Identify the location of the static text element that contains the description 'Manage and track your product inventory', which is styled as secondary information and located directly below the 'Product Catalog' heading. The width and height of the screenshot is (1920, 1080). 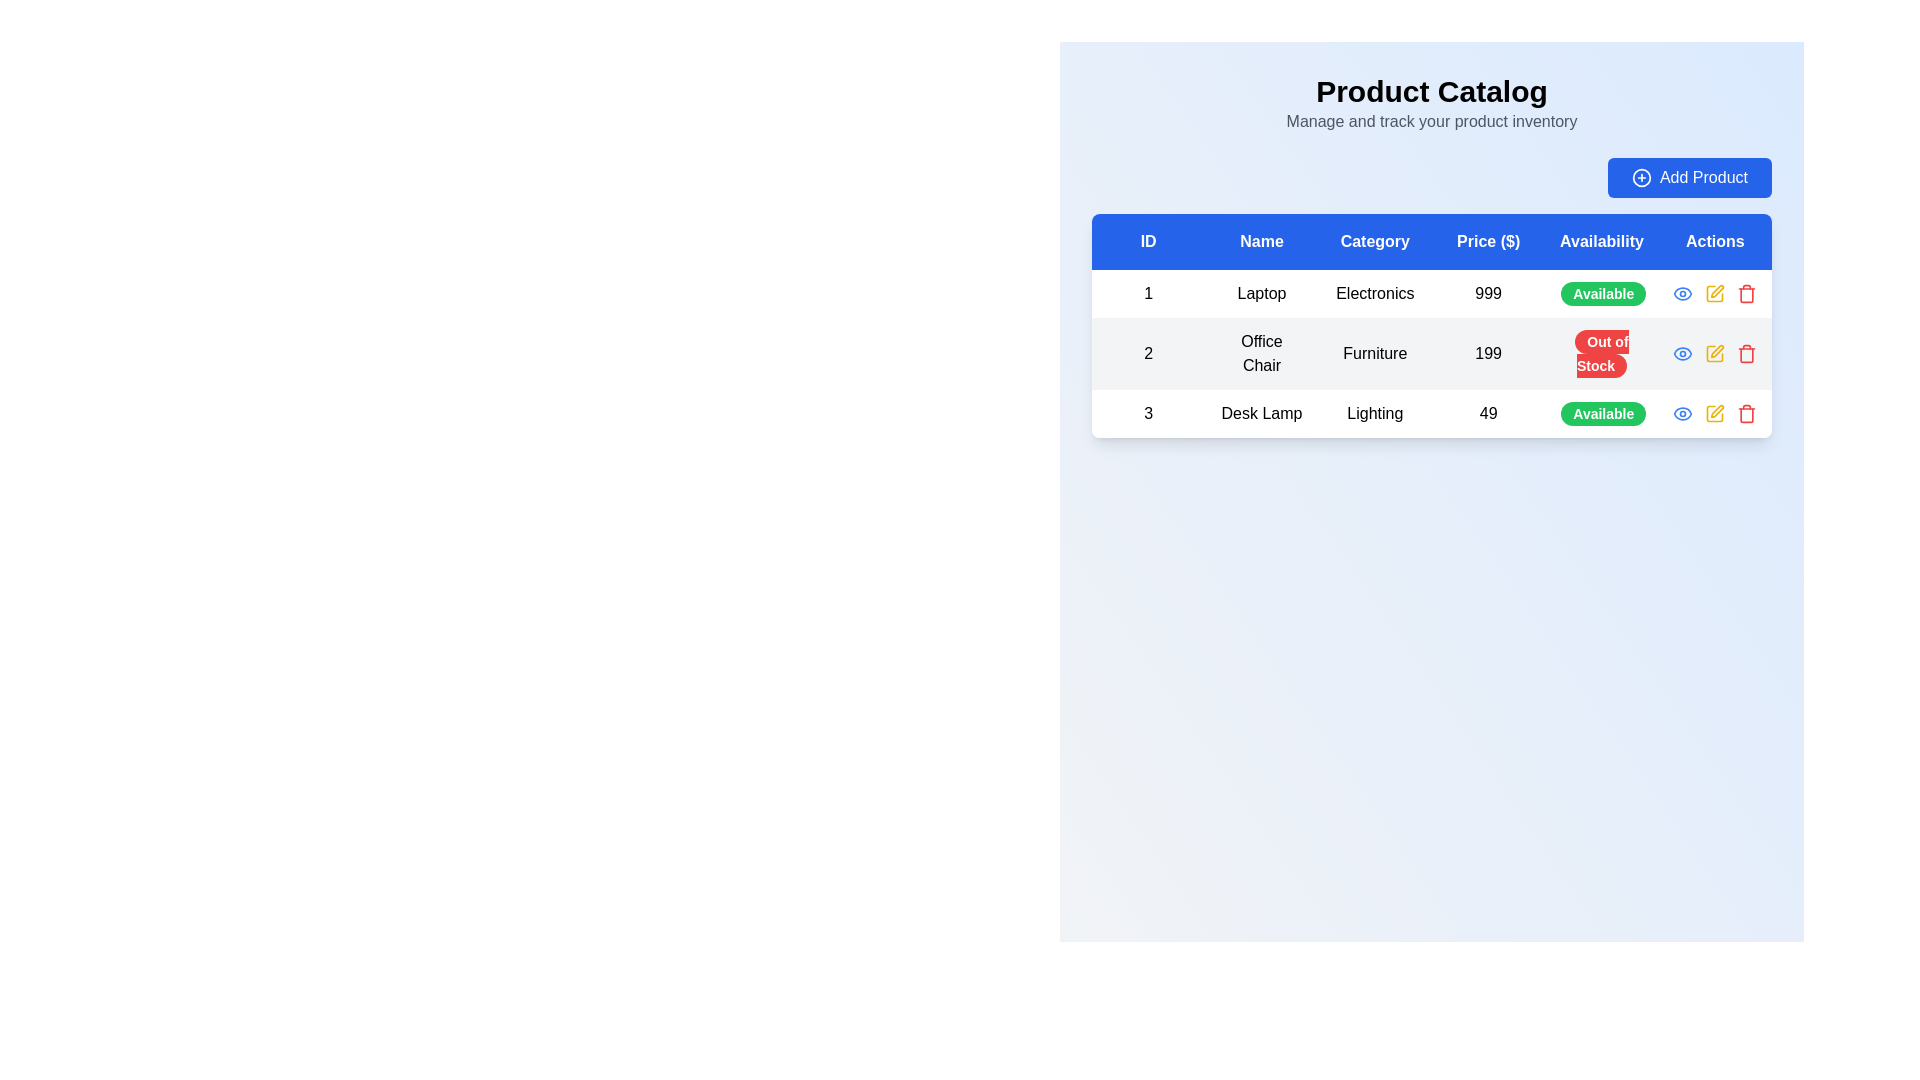
(1430, 122).